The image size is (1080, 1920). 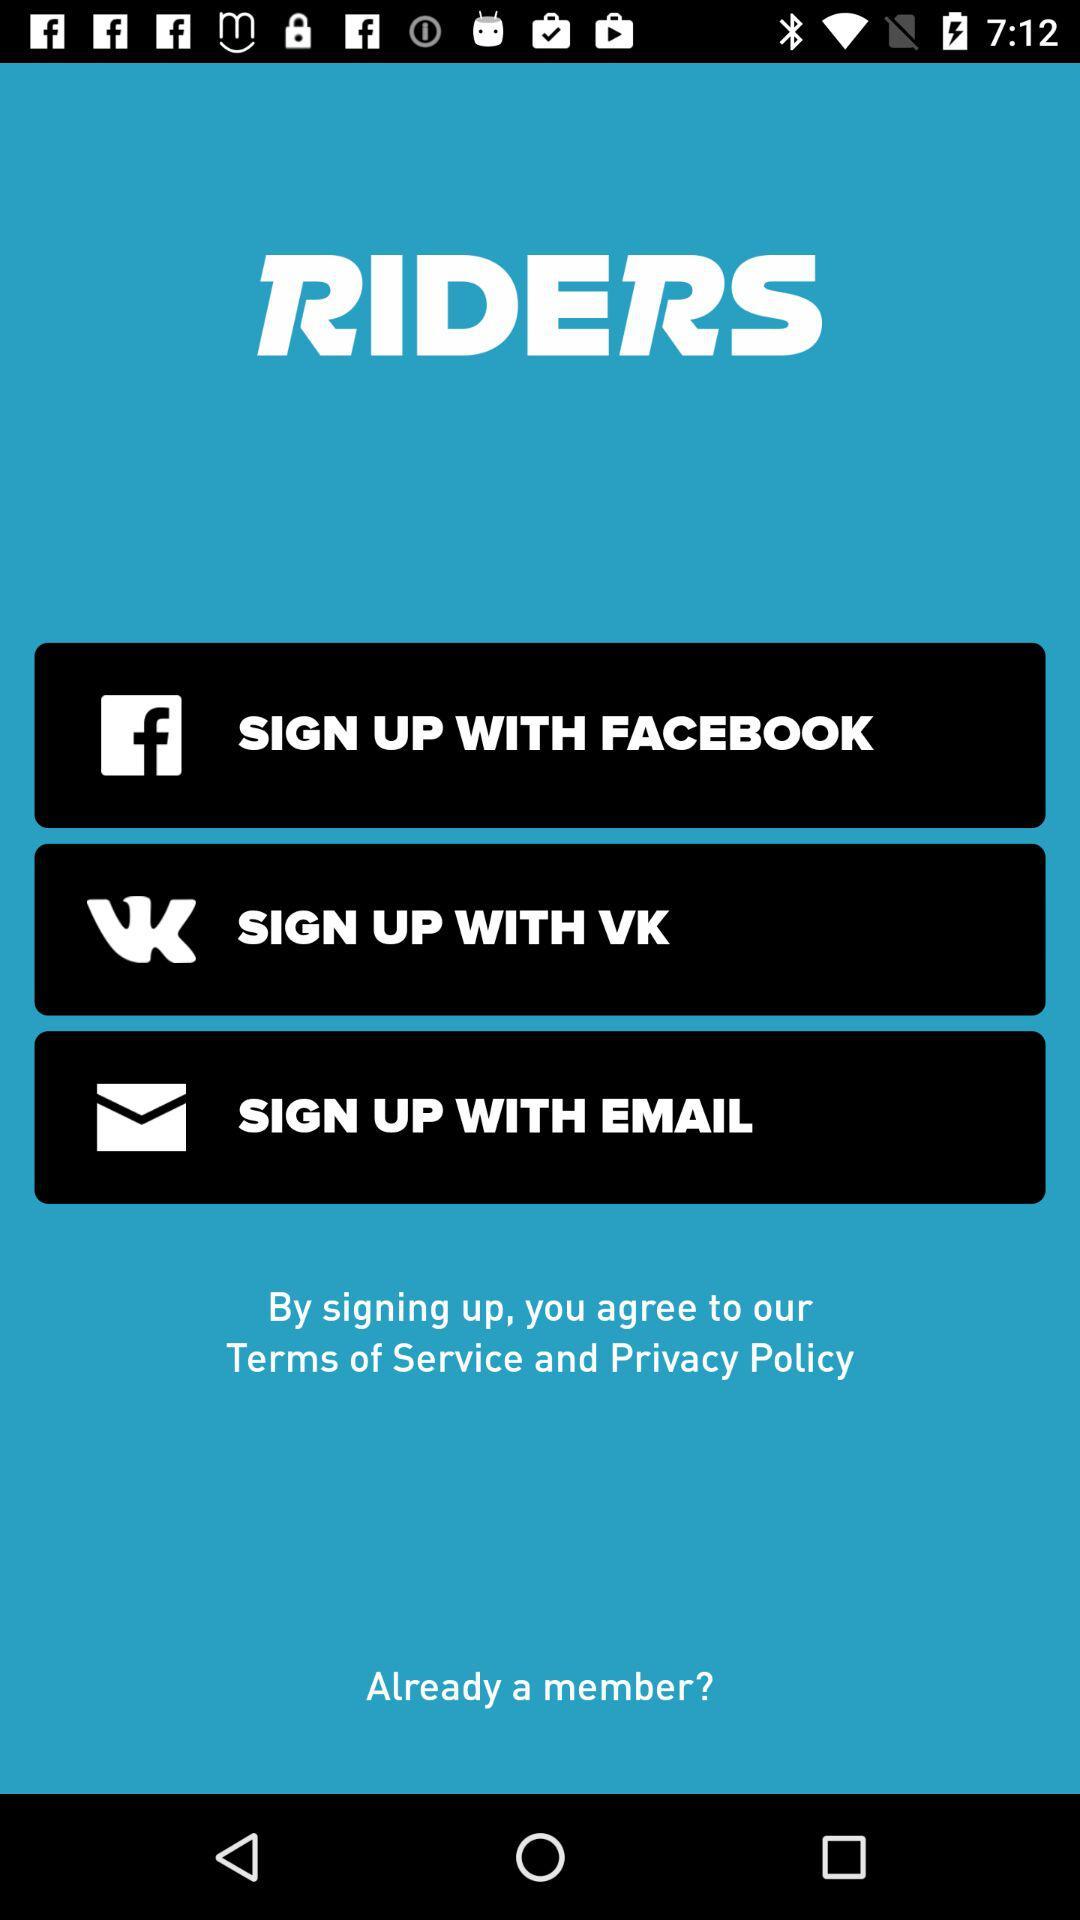 What do you see at coordinates (540, 1330) in the screenshot?
I see `the by signing up icon` at bounding box center [540, 1330].